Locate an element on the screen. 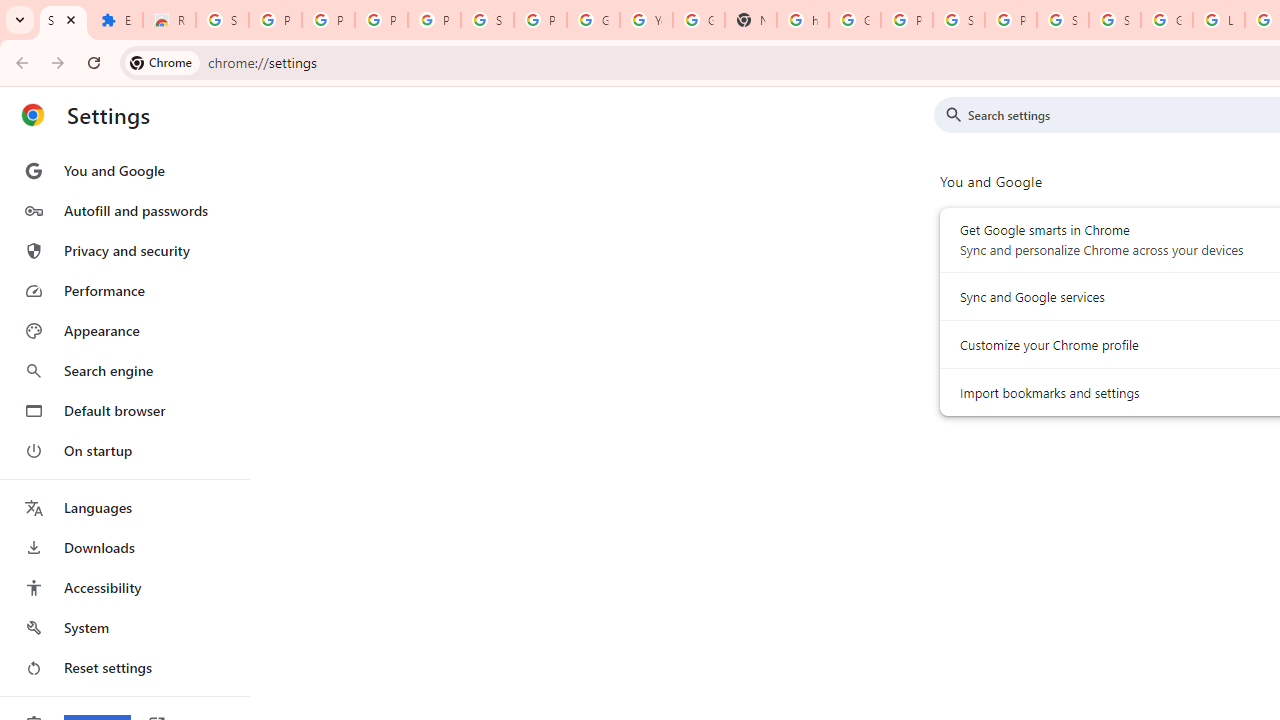 The image size is (1280, 720). 'Reviews: Helix Fruit Jump Arcade Game' is located at coordinates (169, 20).